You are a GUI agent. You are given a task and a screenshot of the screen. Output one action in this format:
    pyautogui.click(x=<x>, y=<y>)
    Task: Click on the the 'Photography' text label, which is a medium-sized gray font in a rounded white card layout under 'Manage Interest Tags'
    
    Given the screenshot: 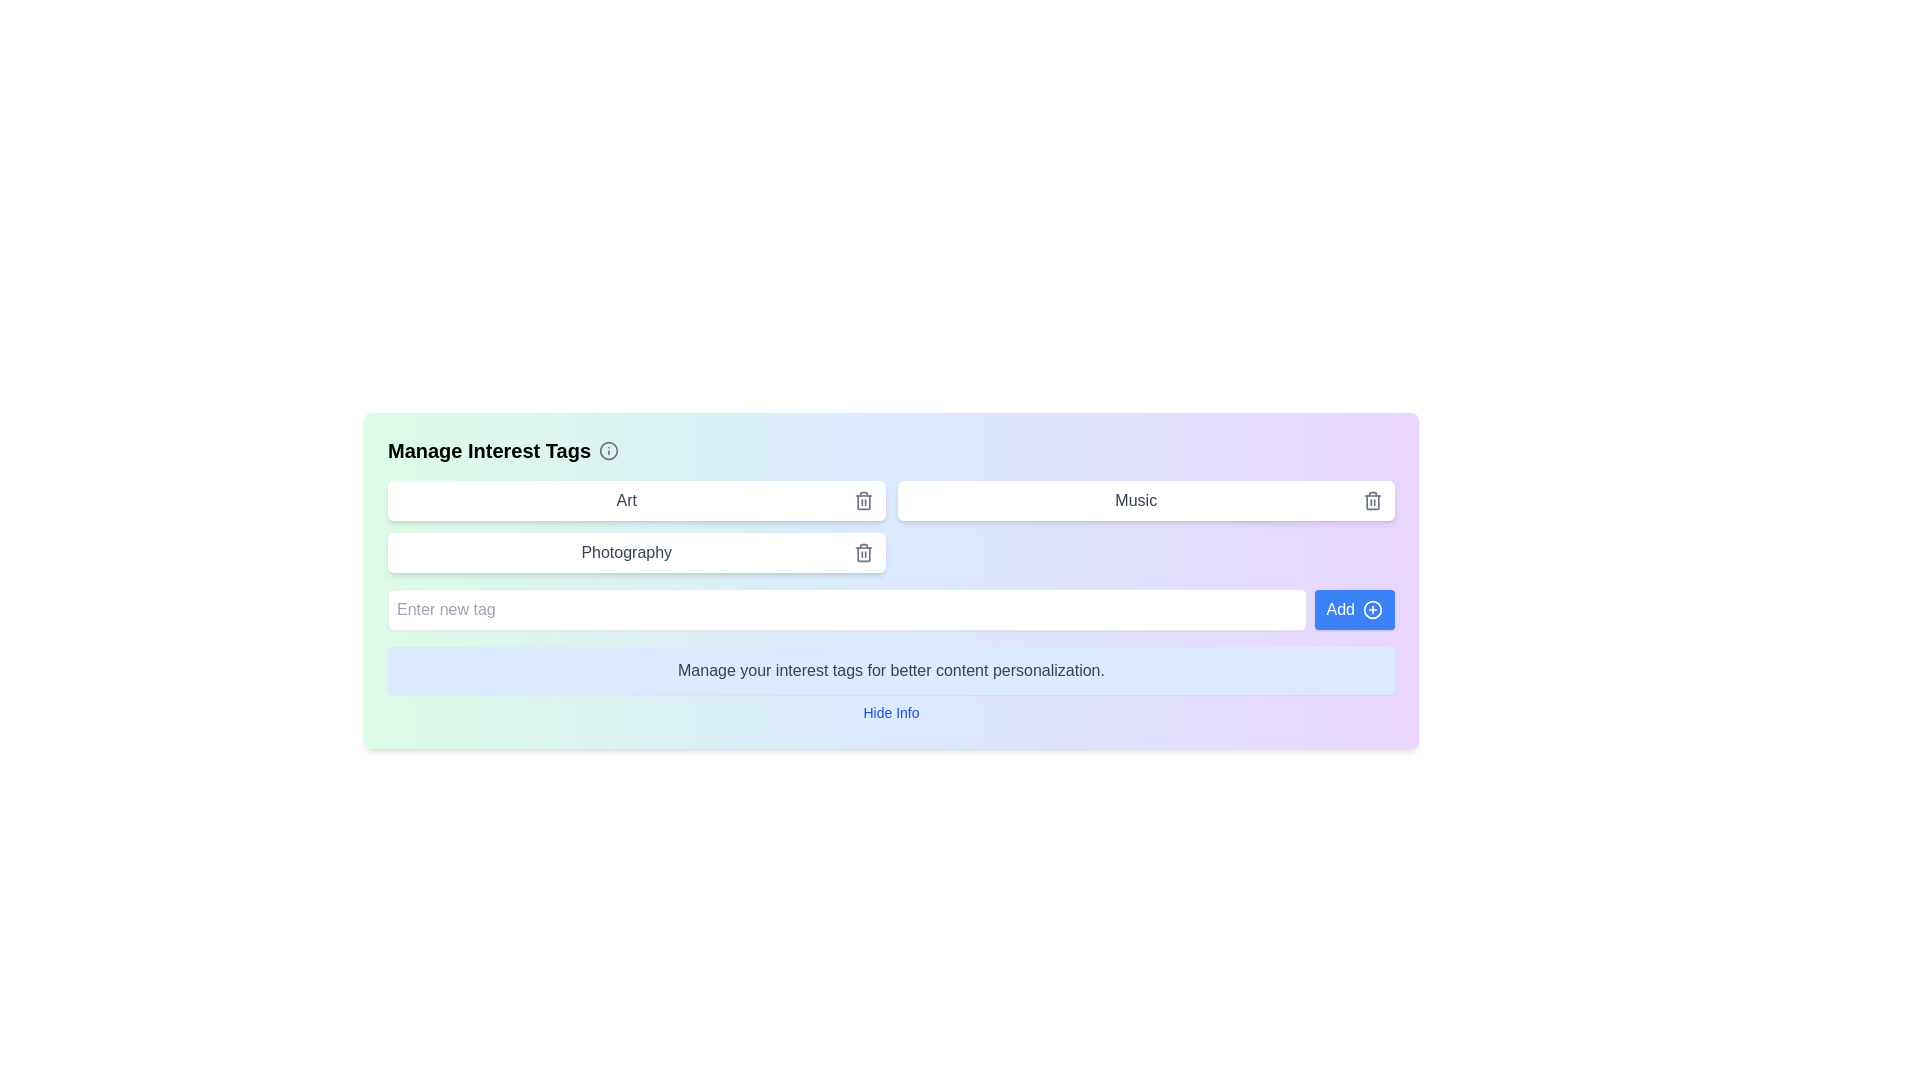 What is the action you would take?
    pyautogui.click(x=625, y=552)
    